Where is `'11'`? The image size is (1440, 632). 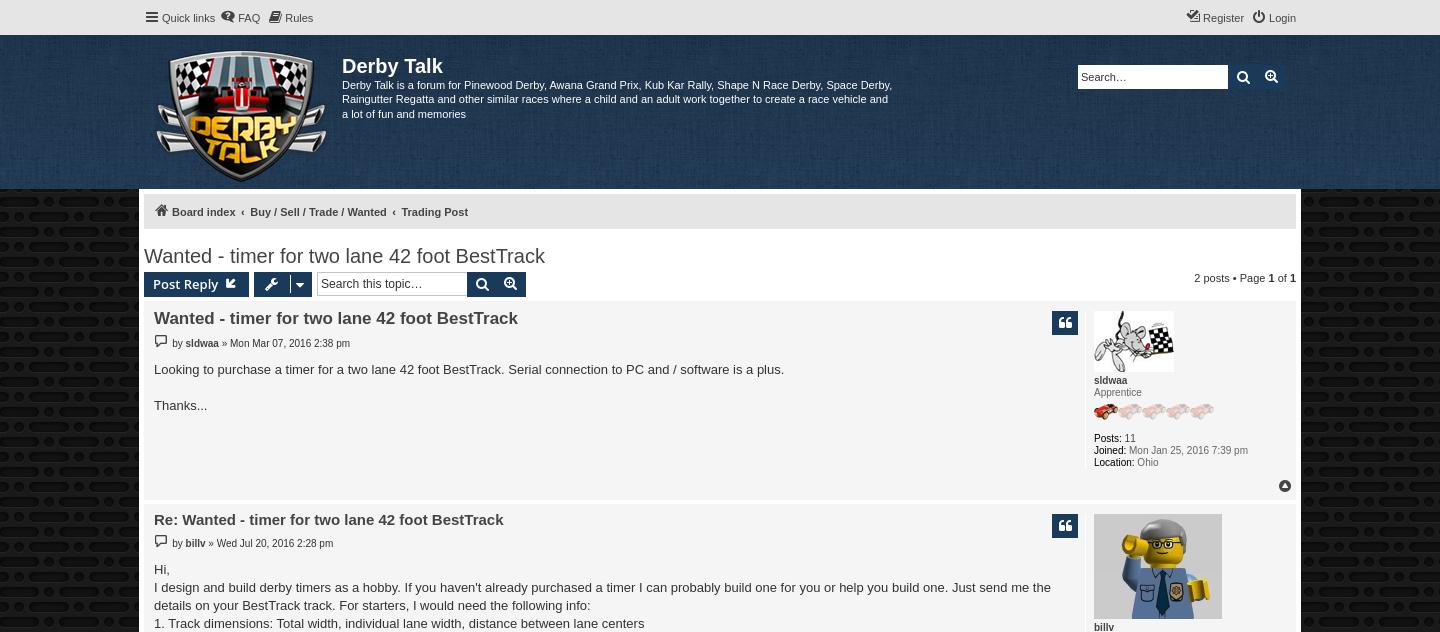
'11' is located at coordinates (1128, 437).